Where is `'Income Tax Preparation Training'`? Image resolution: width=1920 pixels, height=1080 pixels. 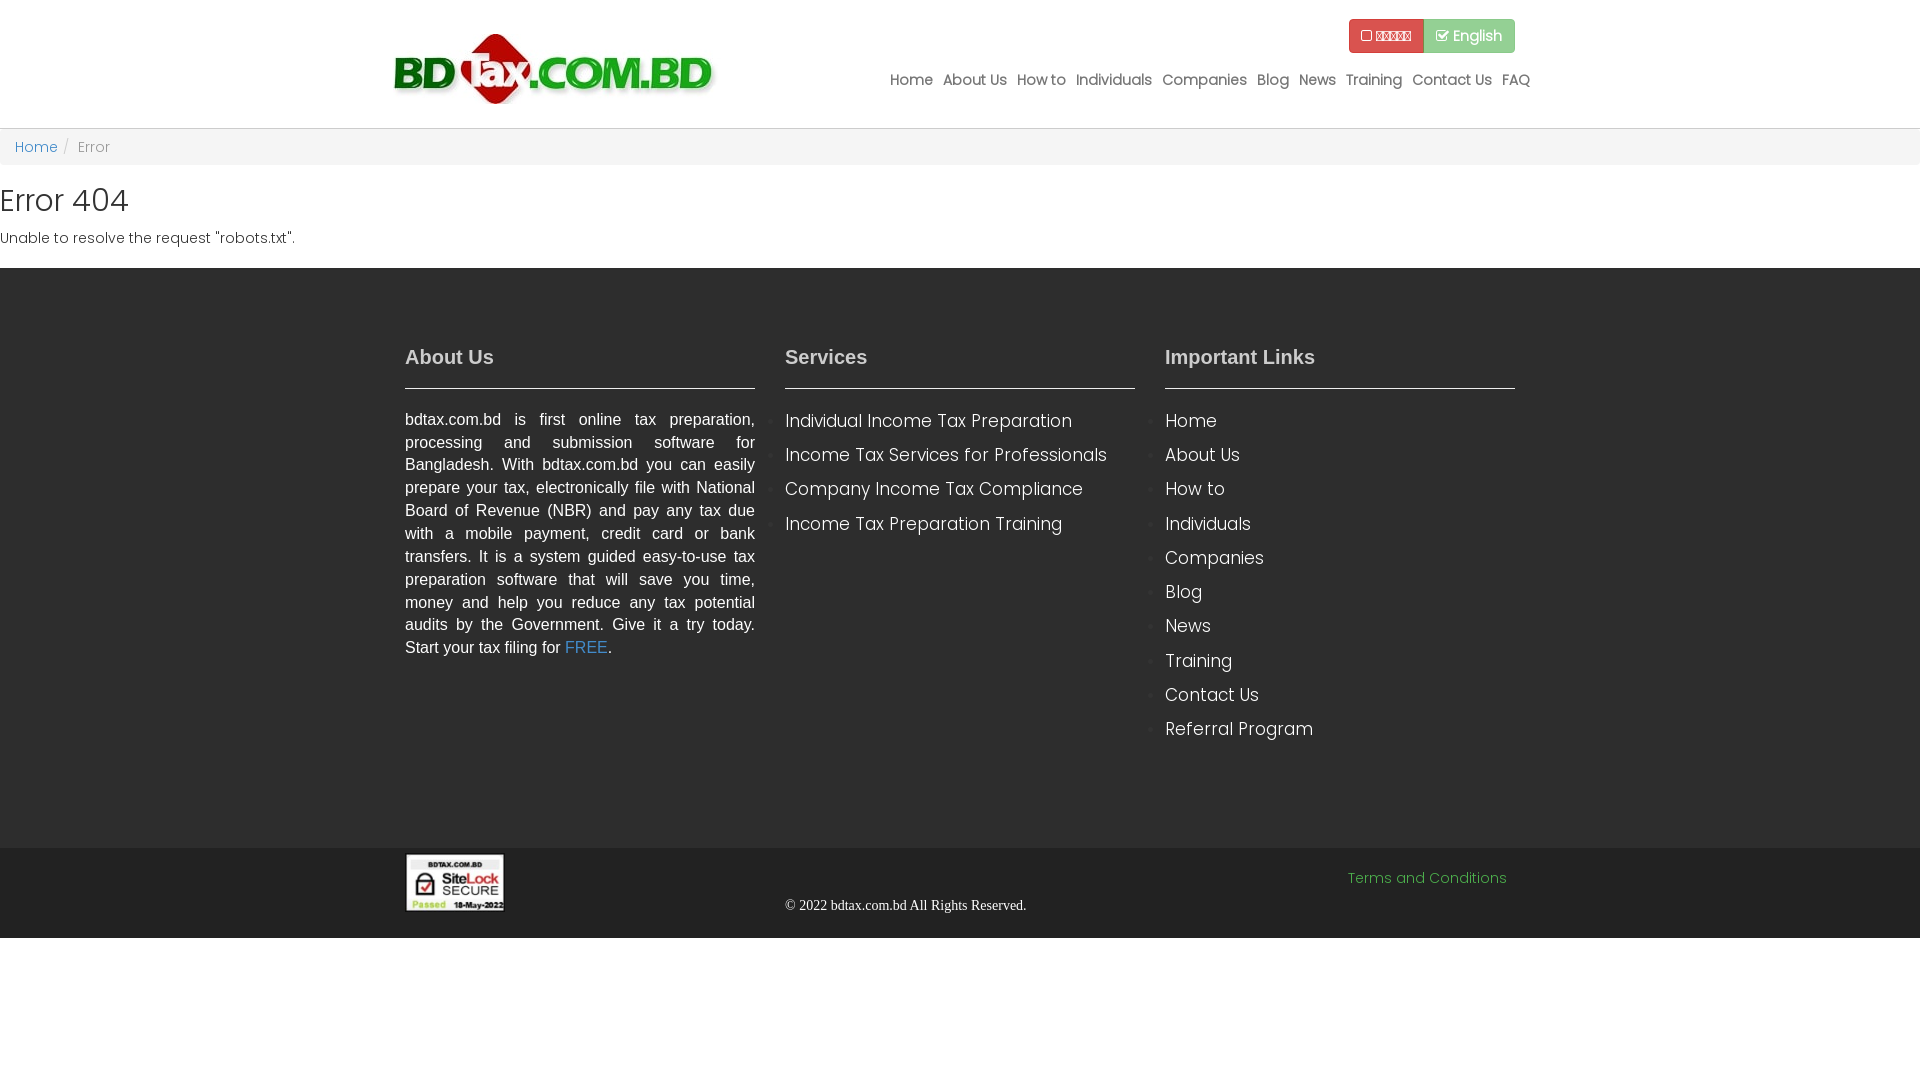 'Income Tax Preparation Training' is located at coordinates (784, 523).